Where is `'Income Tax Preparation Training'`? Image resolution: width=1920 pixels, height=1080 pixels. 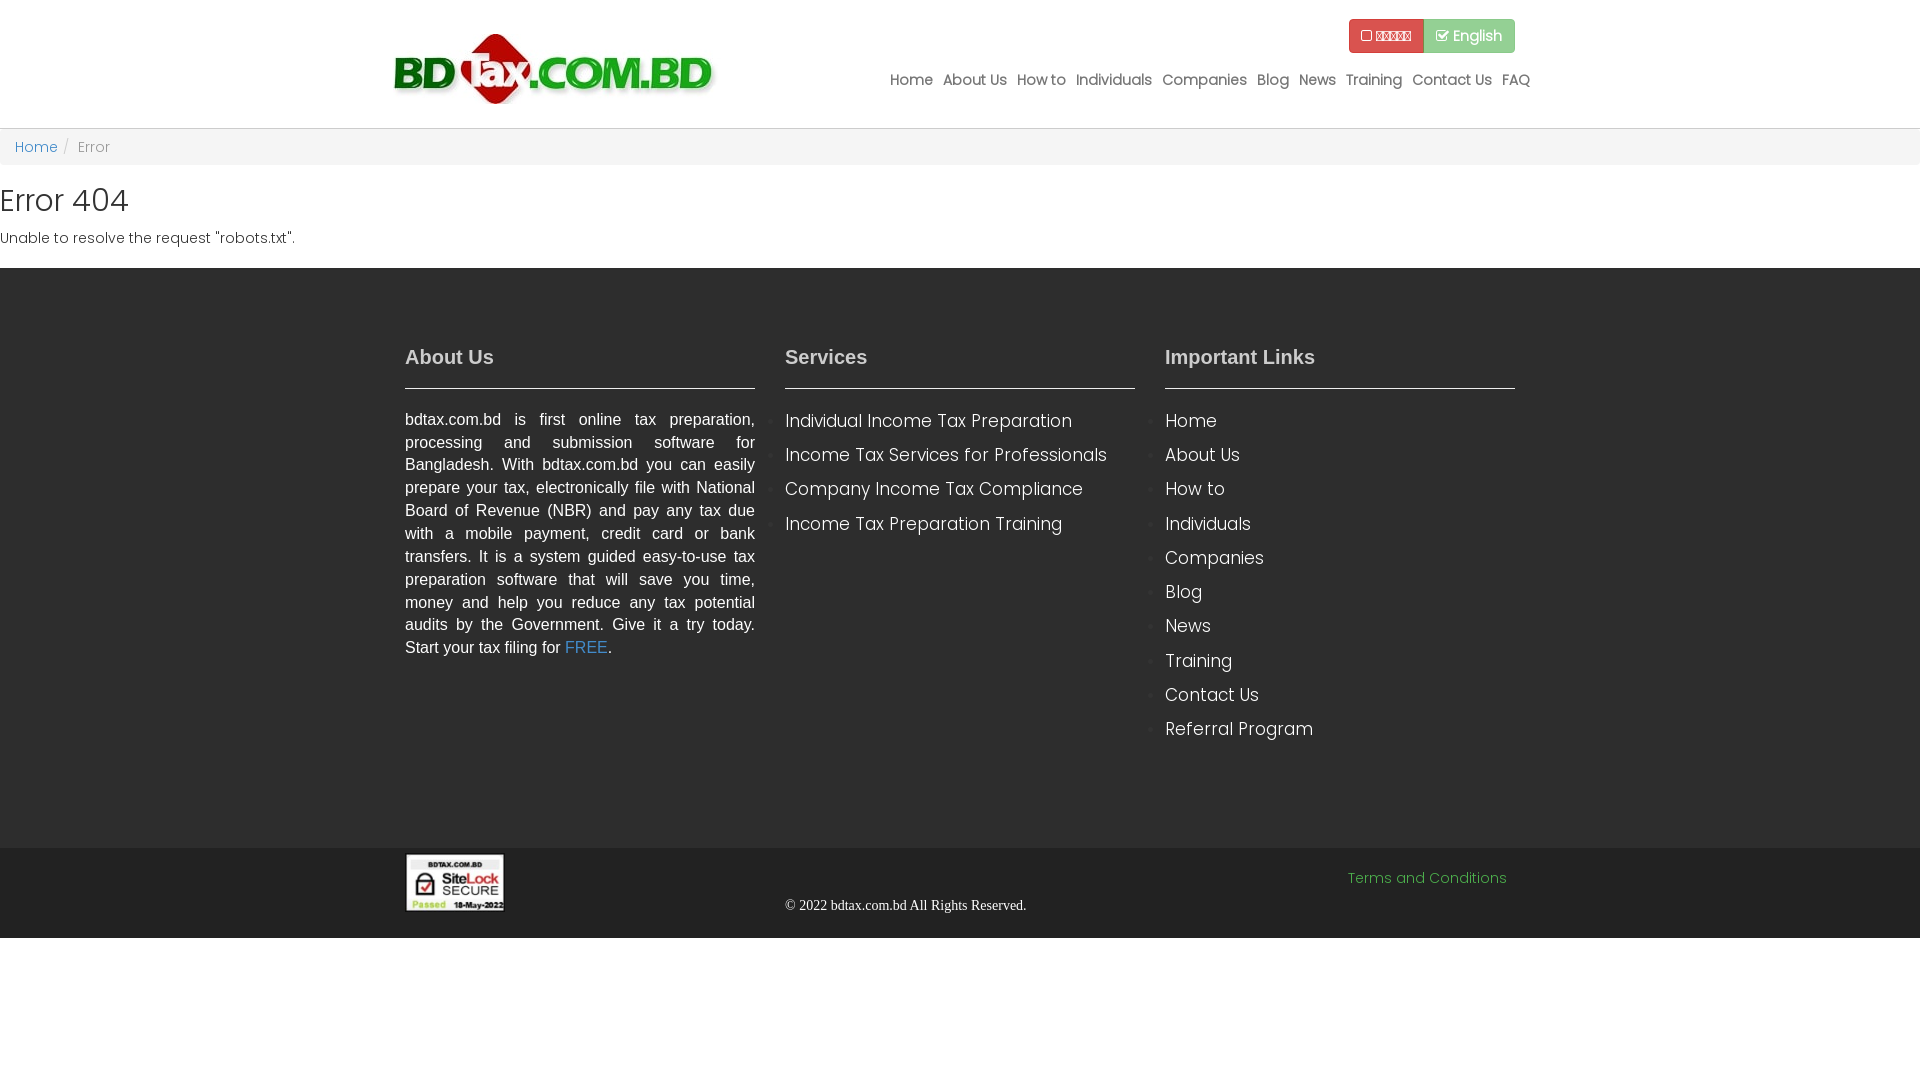 'Income Tax Preparation Training' is located at coordinates (784, 523).